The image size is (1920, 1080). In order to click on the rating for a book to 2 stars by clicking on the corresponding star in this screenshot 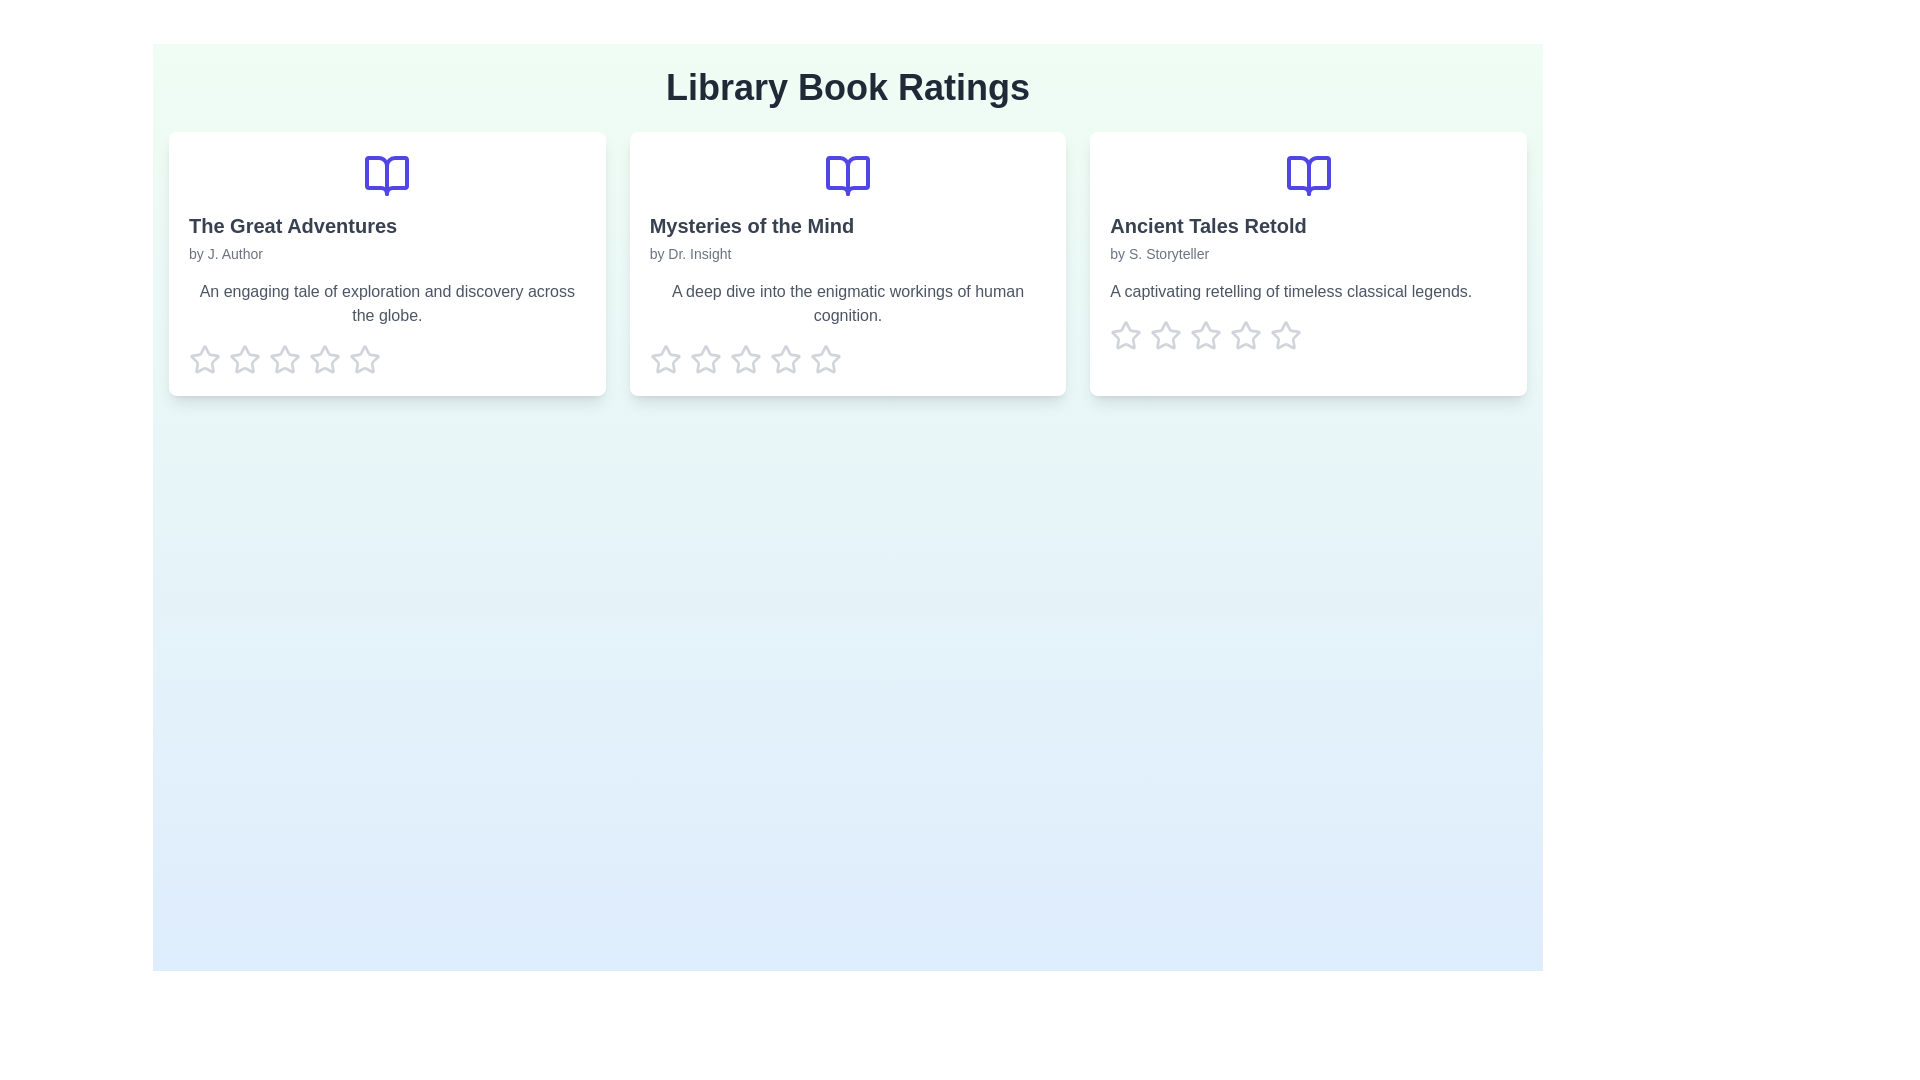, I will do `click(243, 358)`.